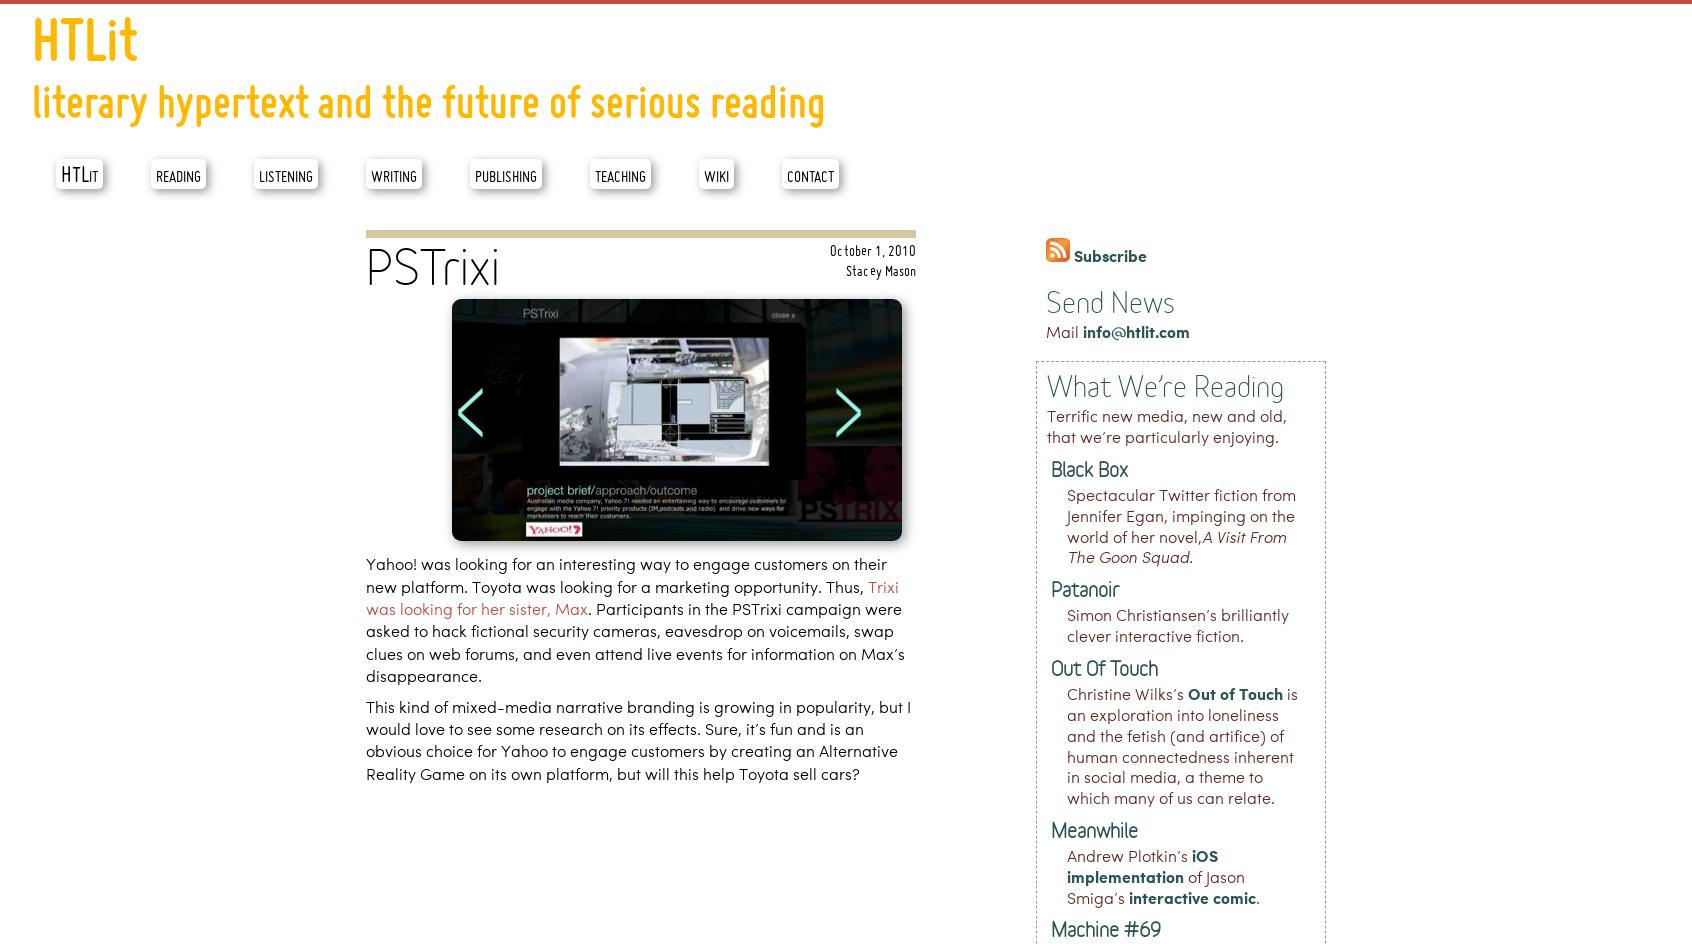 The image size is (1692, 944). What do you see at coordinates (365, 598) in the screenshot?
I see `'Trixi was looking for her sister,  Max'` at bounding box center [365, 598].